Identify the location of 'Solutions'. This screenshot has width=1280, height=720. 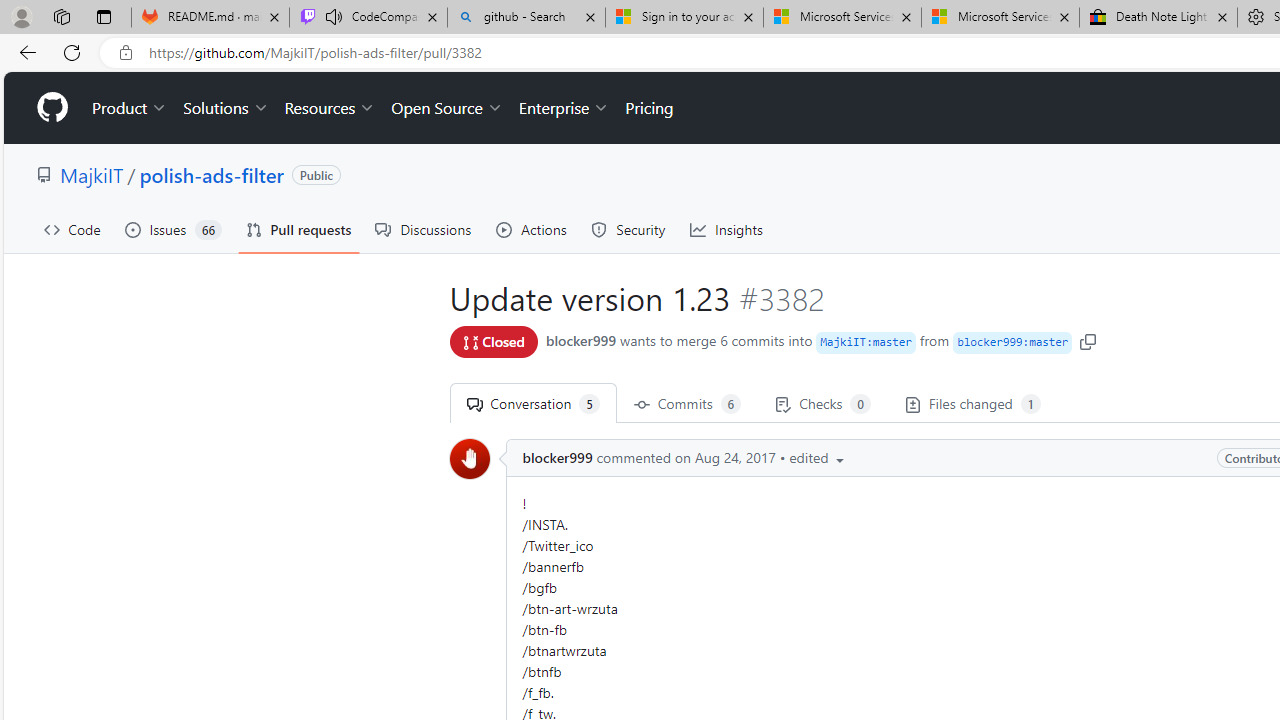
(225, 108).